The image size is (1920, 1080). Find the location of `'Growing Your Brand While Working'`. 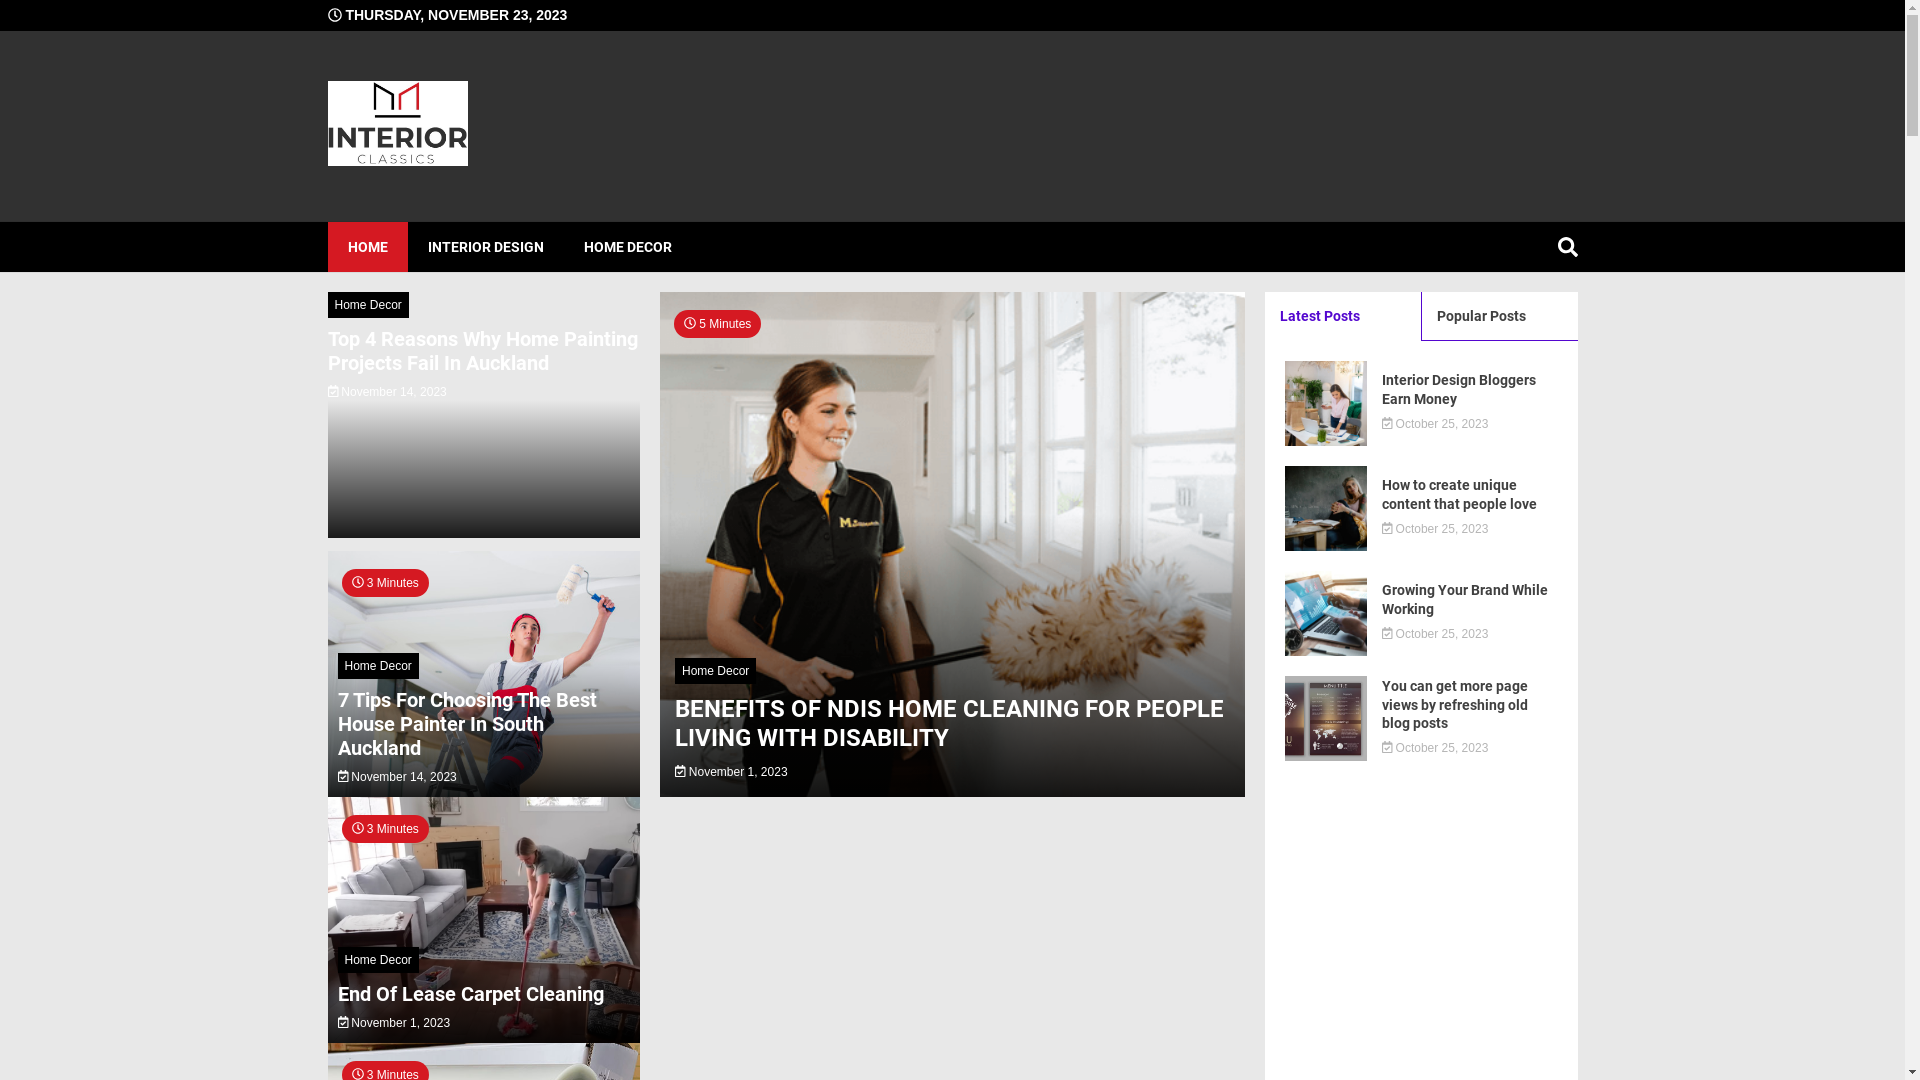

'Growing Your Brand While Working' is located at coordinates (1381, 597).